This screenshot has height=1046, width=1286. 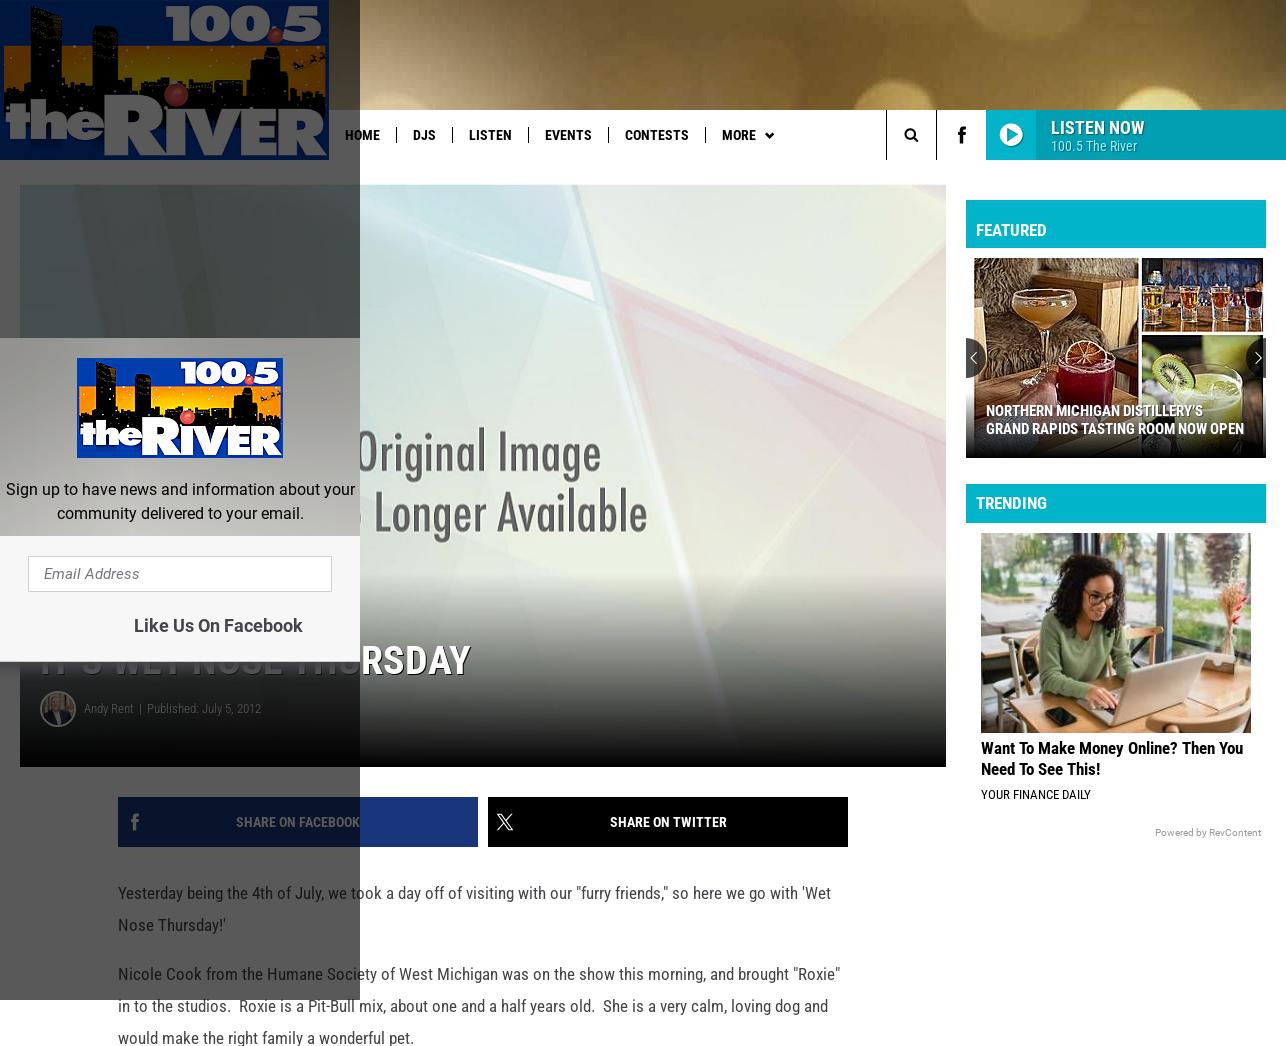 I want to click on 'Holiday Deals', so click(x=874, y=176).